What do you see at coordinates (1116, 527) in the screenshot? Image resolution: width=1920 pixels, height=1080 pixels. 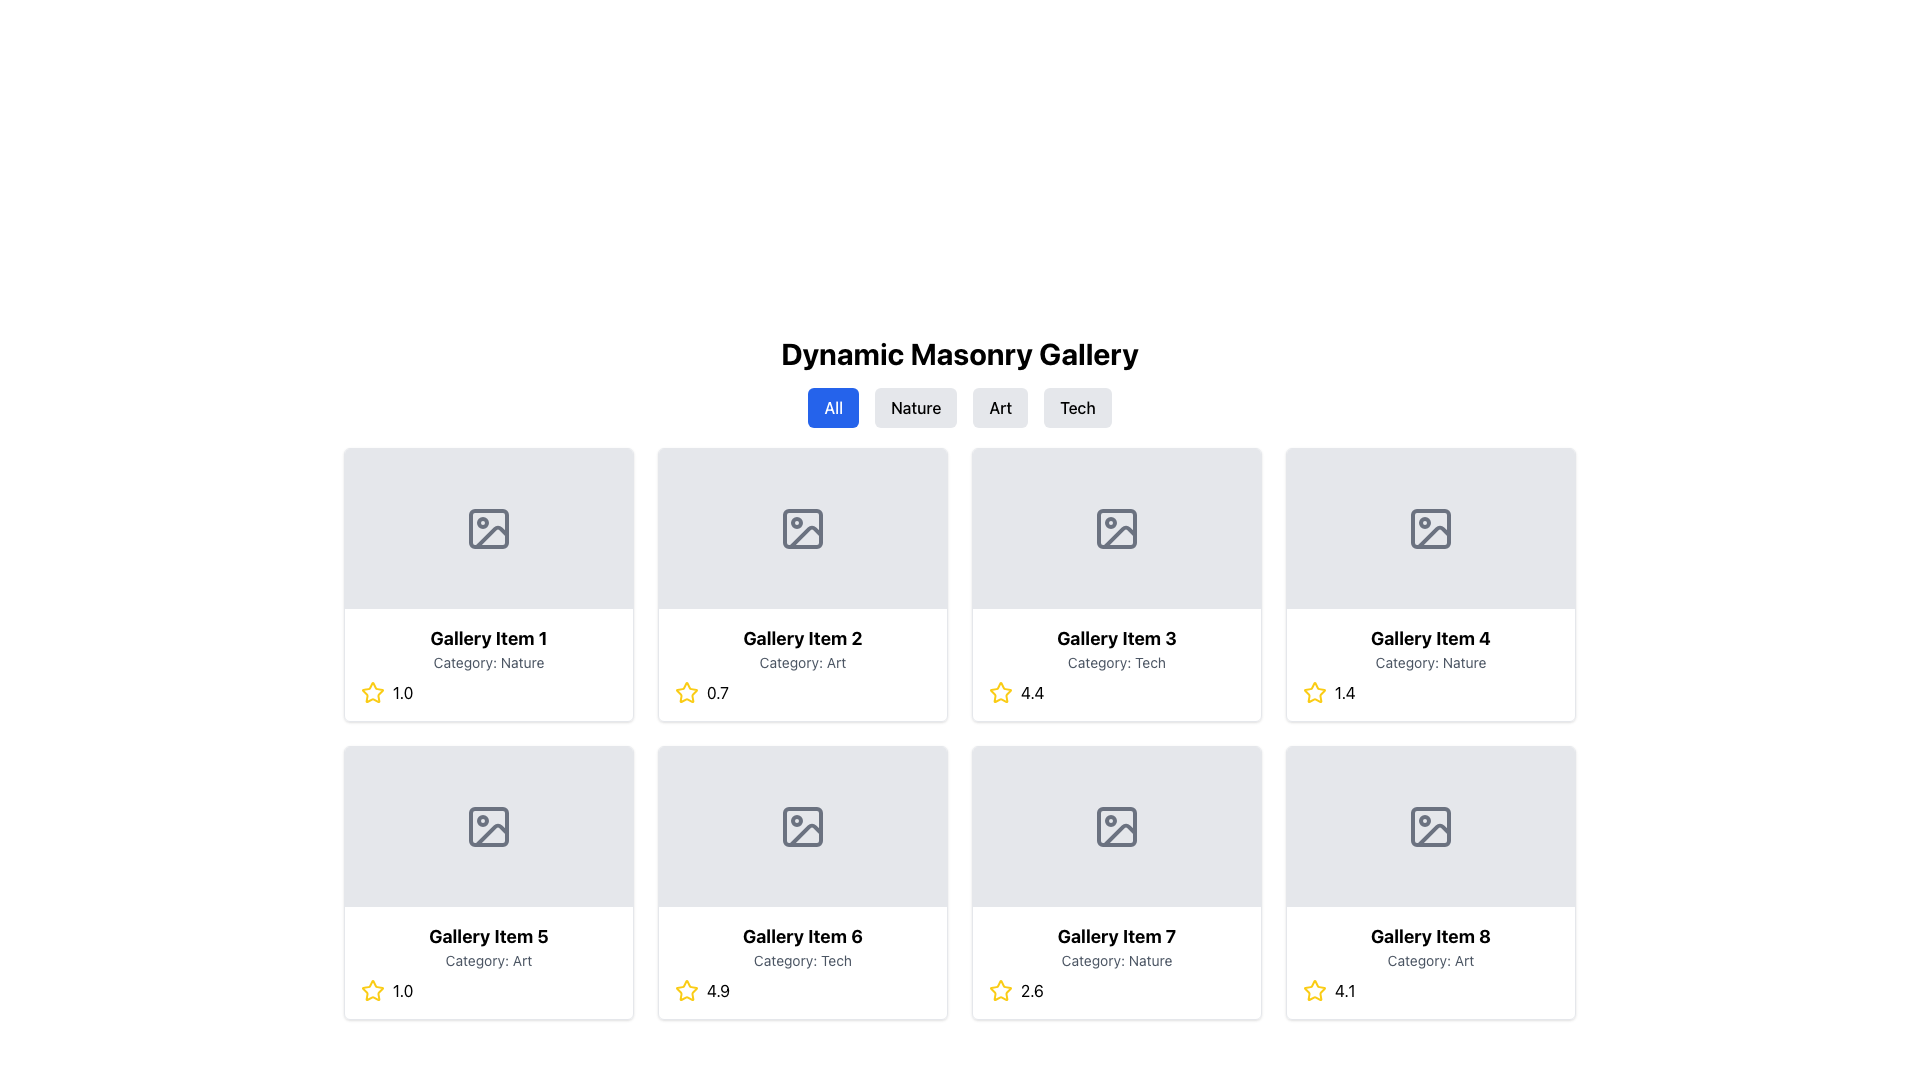 I see `the graphical placeholder for 'Gallery Item 3', which is located in the upper portion of its card and visually represents an image placeholder` at bounding box center [1116, 527].